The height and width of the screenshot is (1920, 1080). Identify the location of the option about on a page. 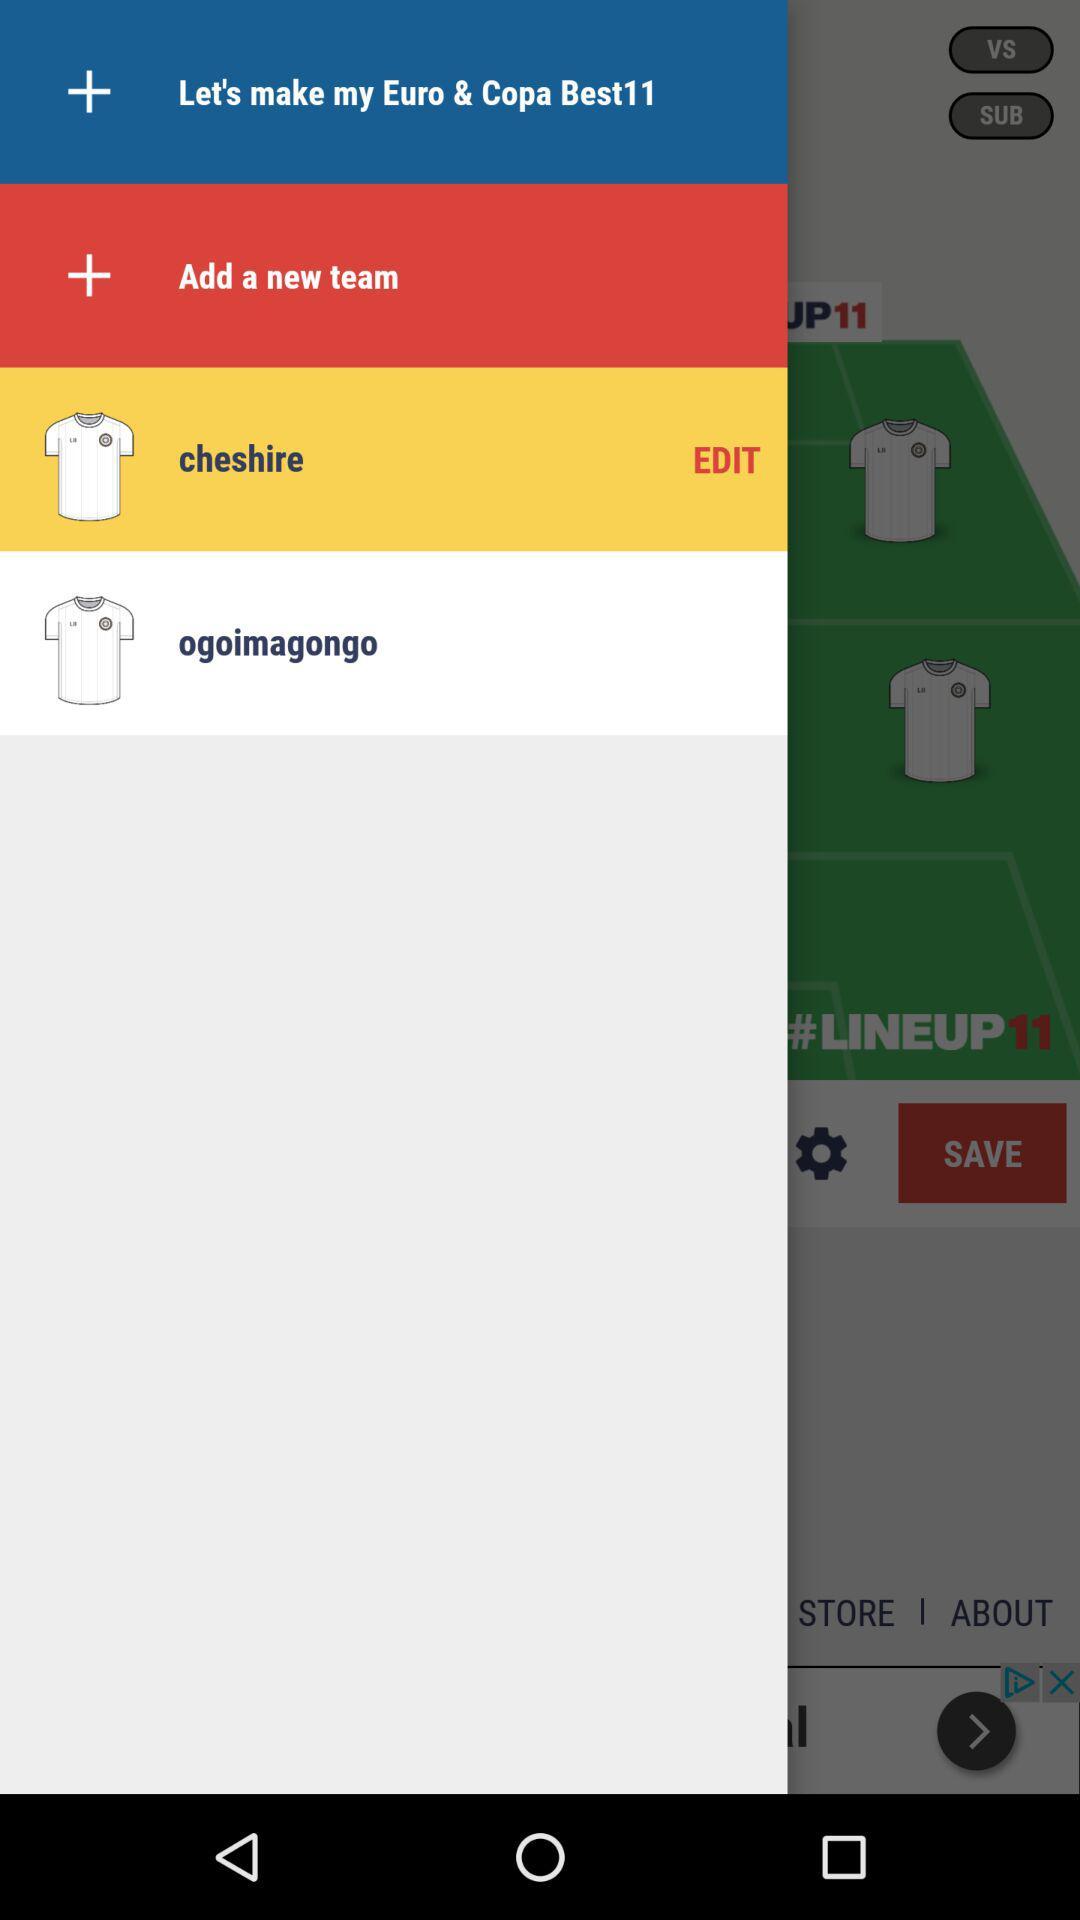
(1002, 1612).